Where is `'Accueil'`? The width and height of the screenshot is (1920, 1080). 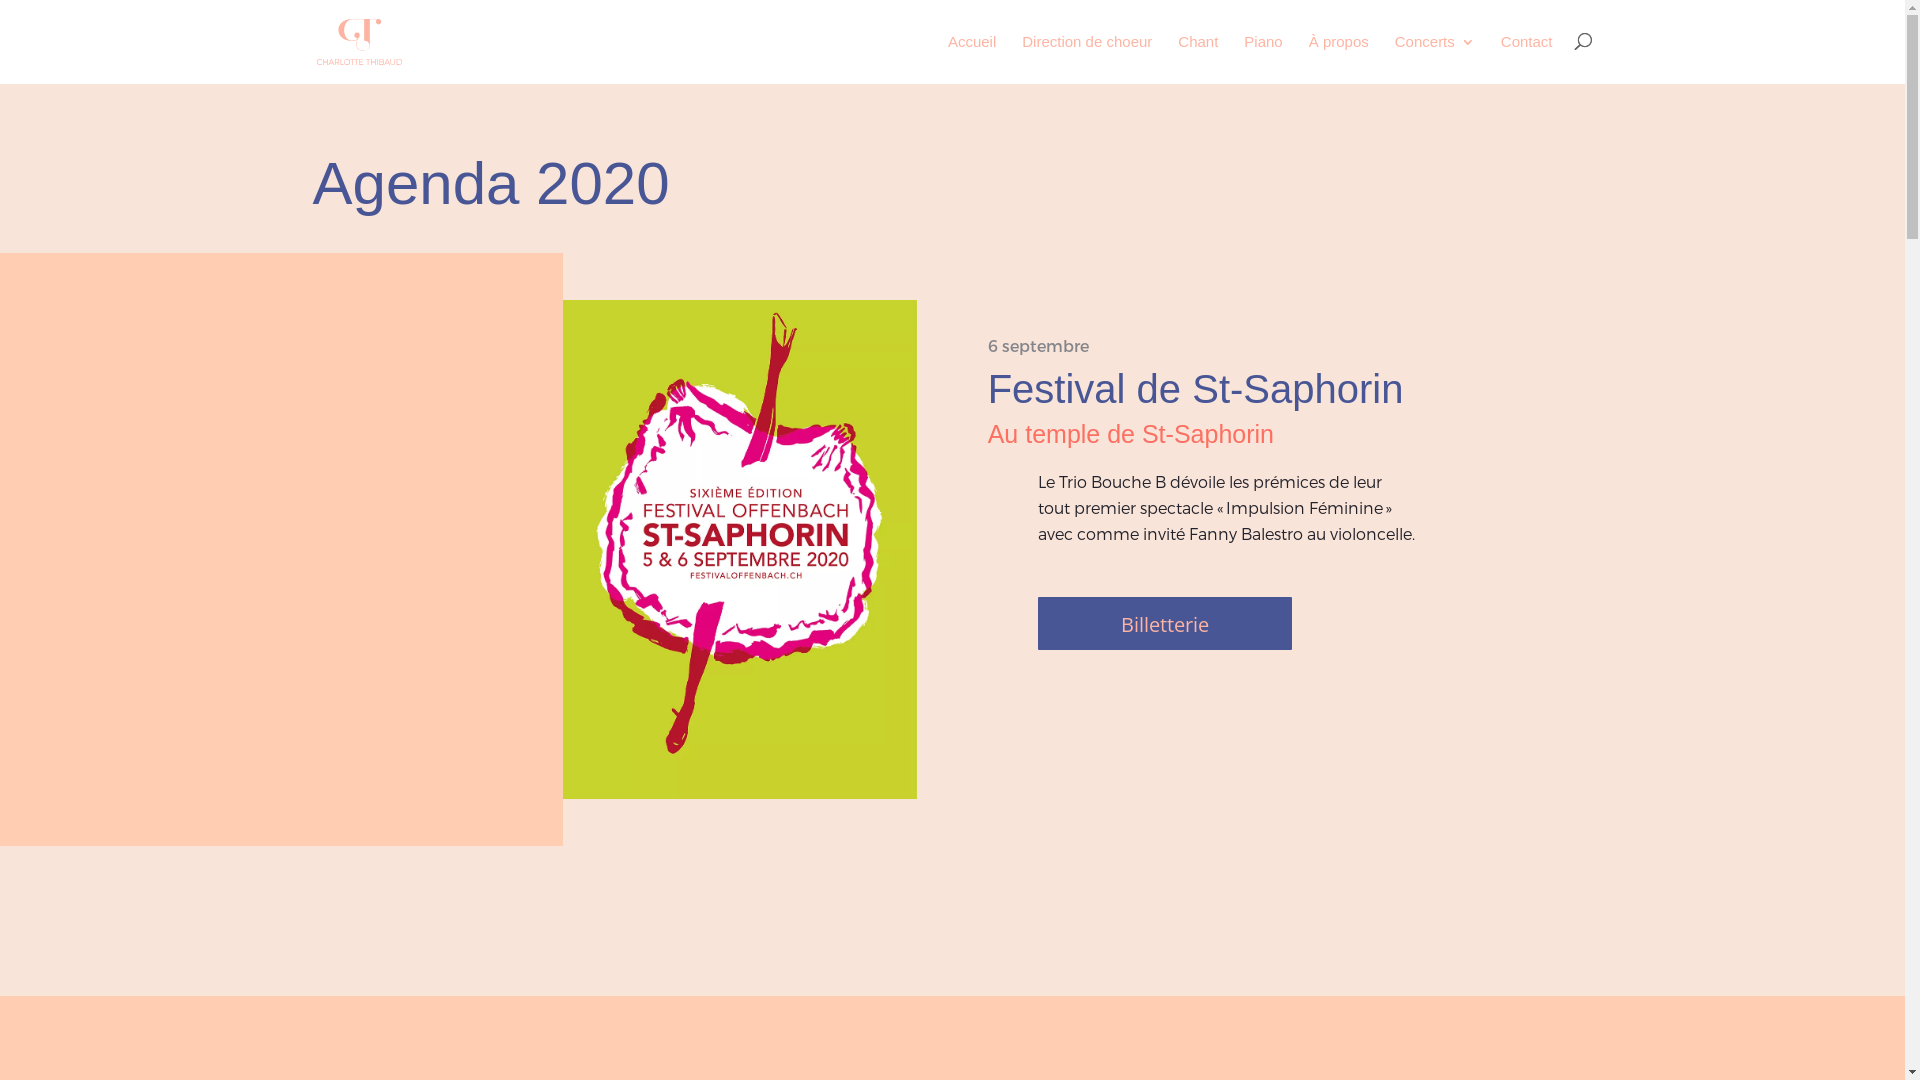 'Accueil' is located at coordinates (972, 57).